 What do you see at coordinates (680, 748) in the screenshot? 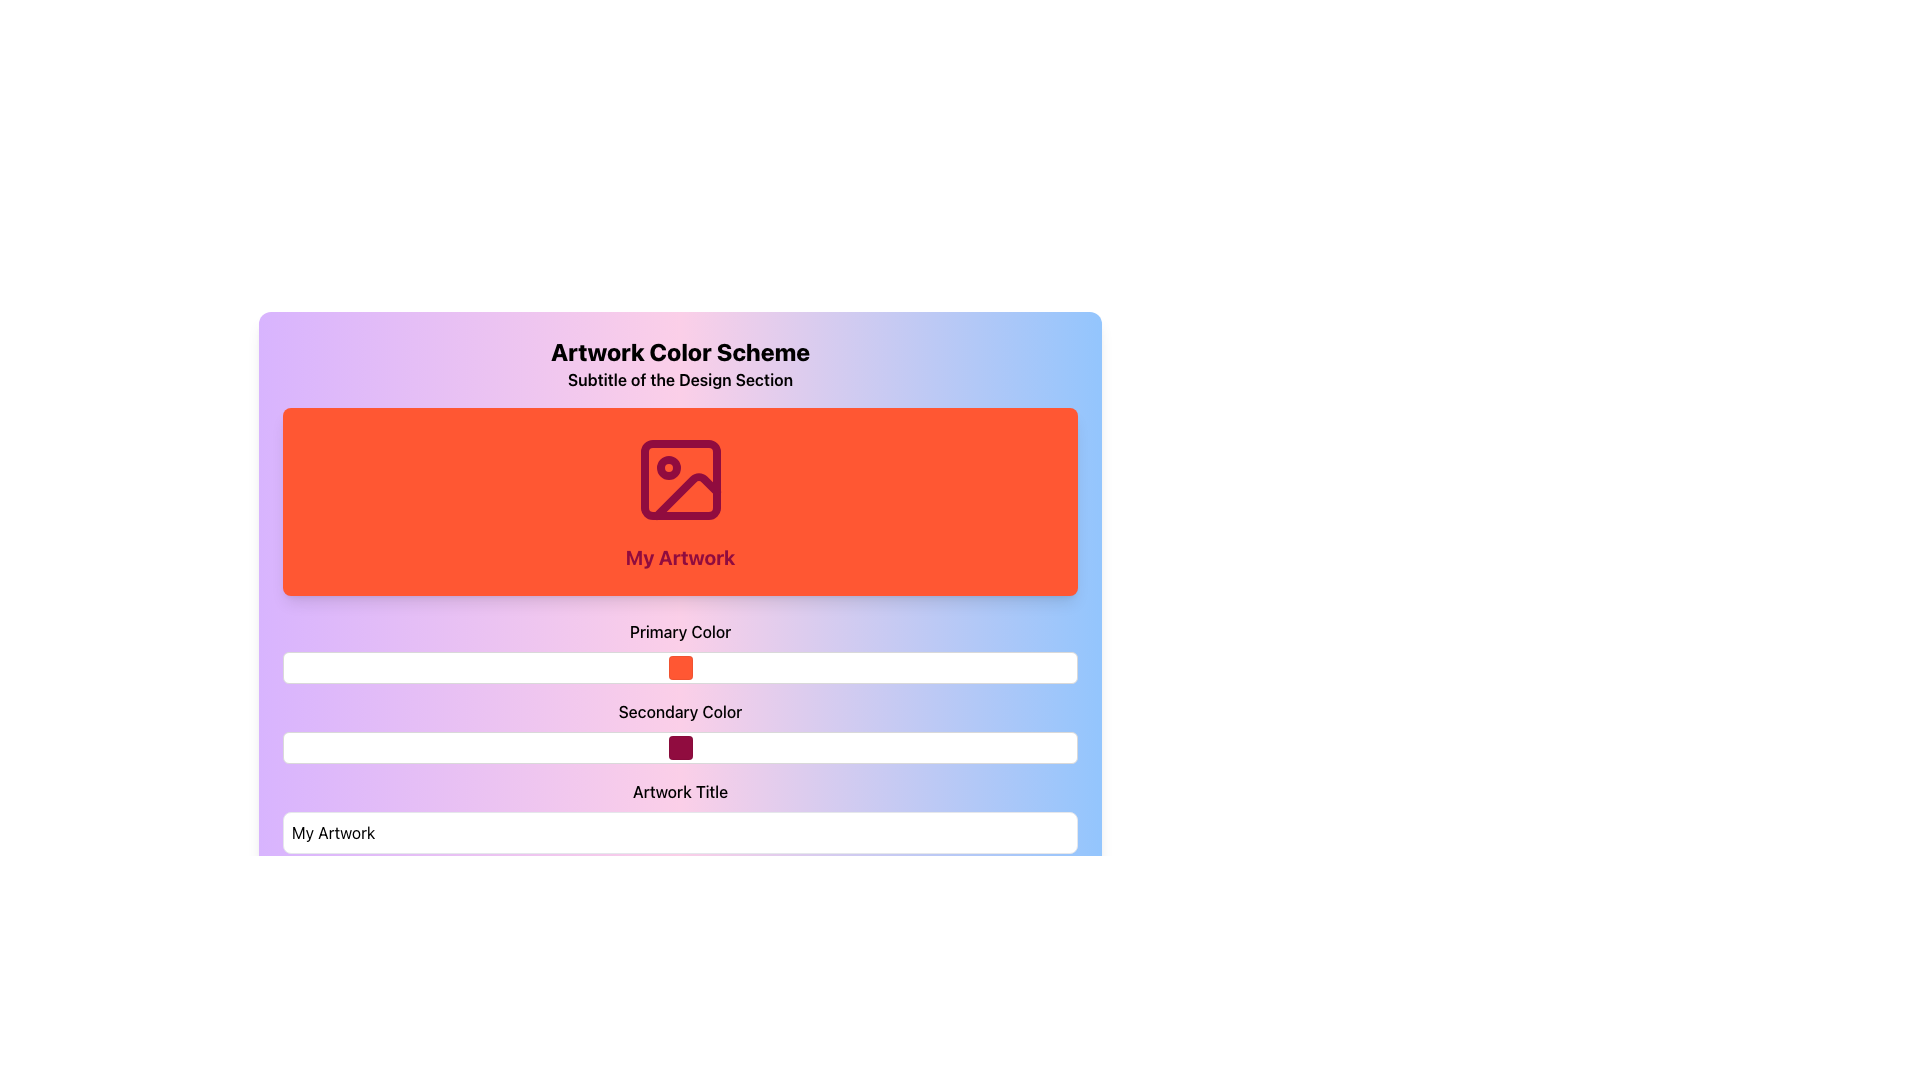
I see `the color preview swatch located in the 'Secondary Color' section` at bounding box center [680, 748].